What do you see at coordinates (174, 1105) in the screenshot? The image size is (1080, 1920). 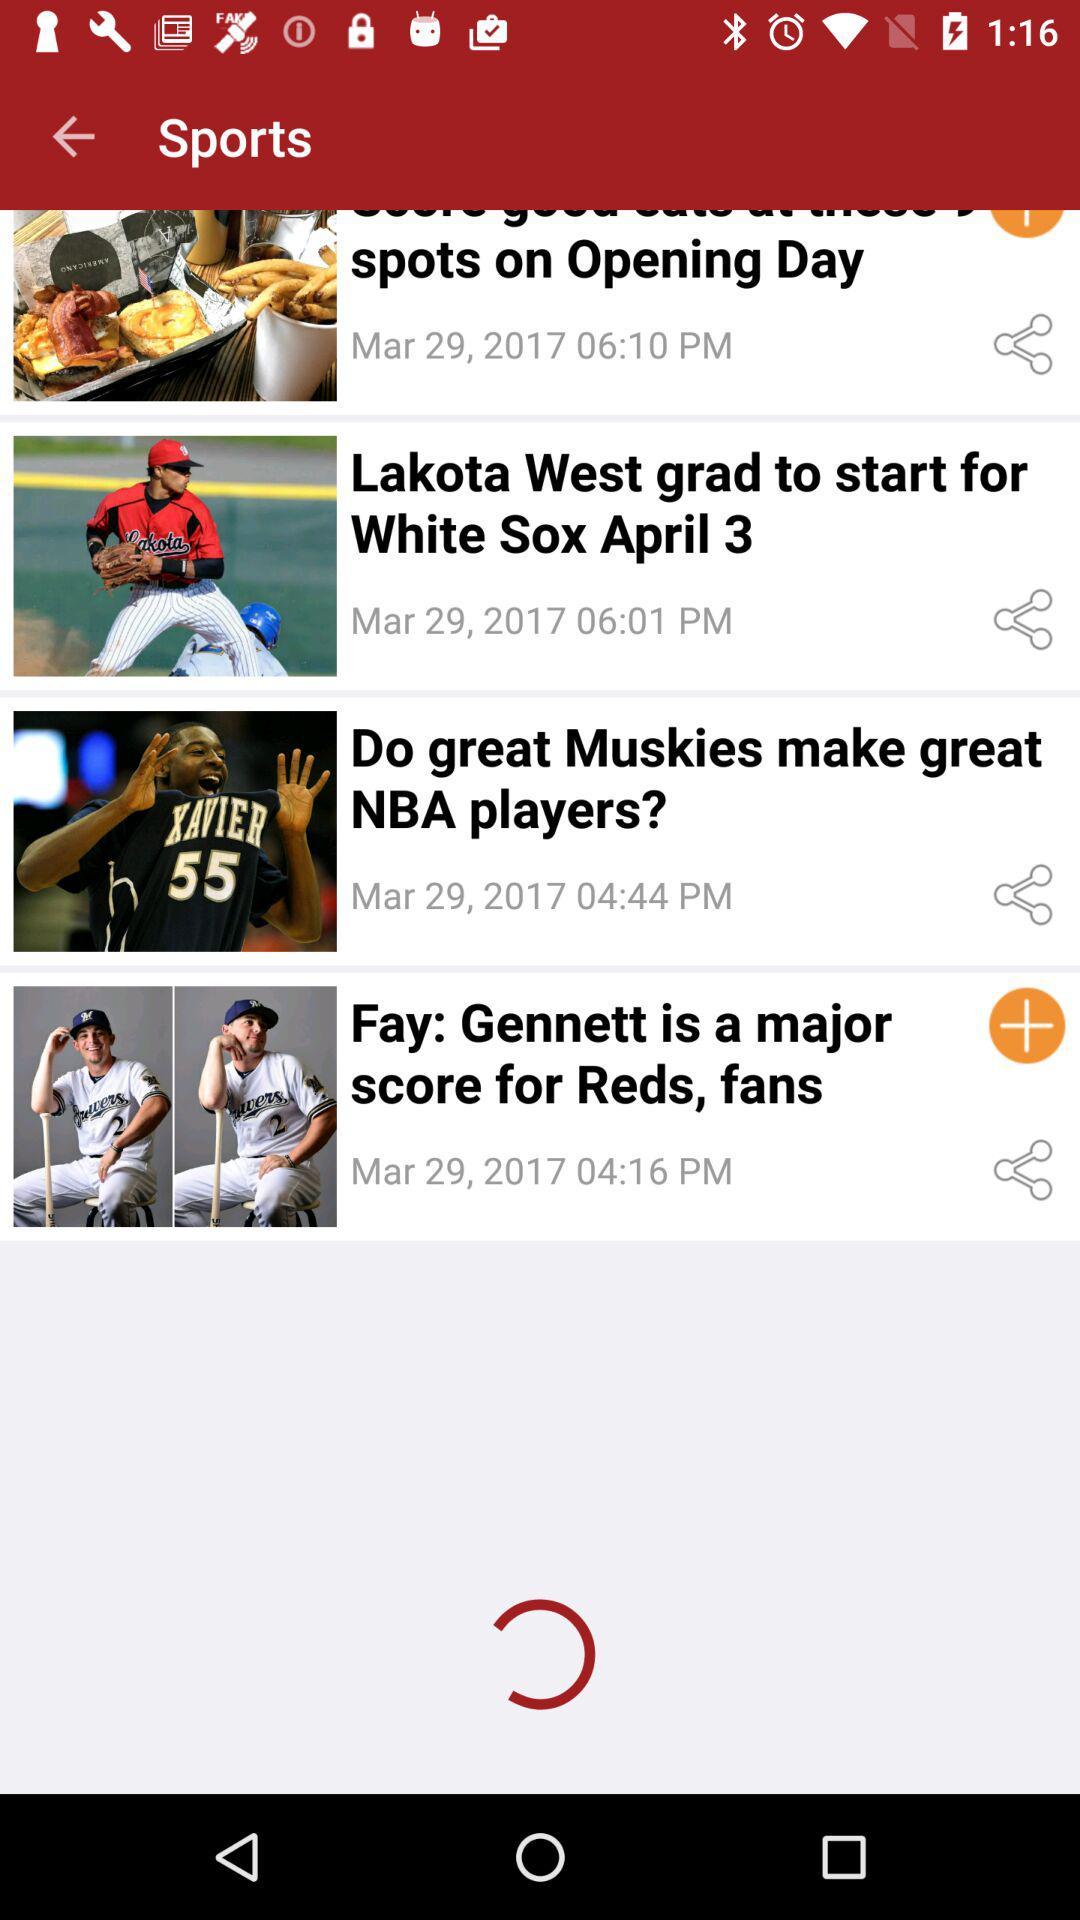 I see `image option` at bounding box center [174, 1105].